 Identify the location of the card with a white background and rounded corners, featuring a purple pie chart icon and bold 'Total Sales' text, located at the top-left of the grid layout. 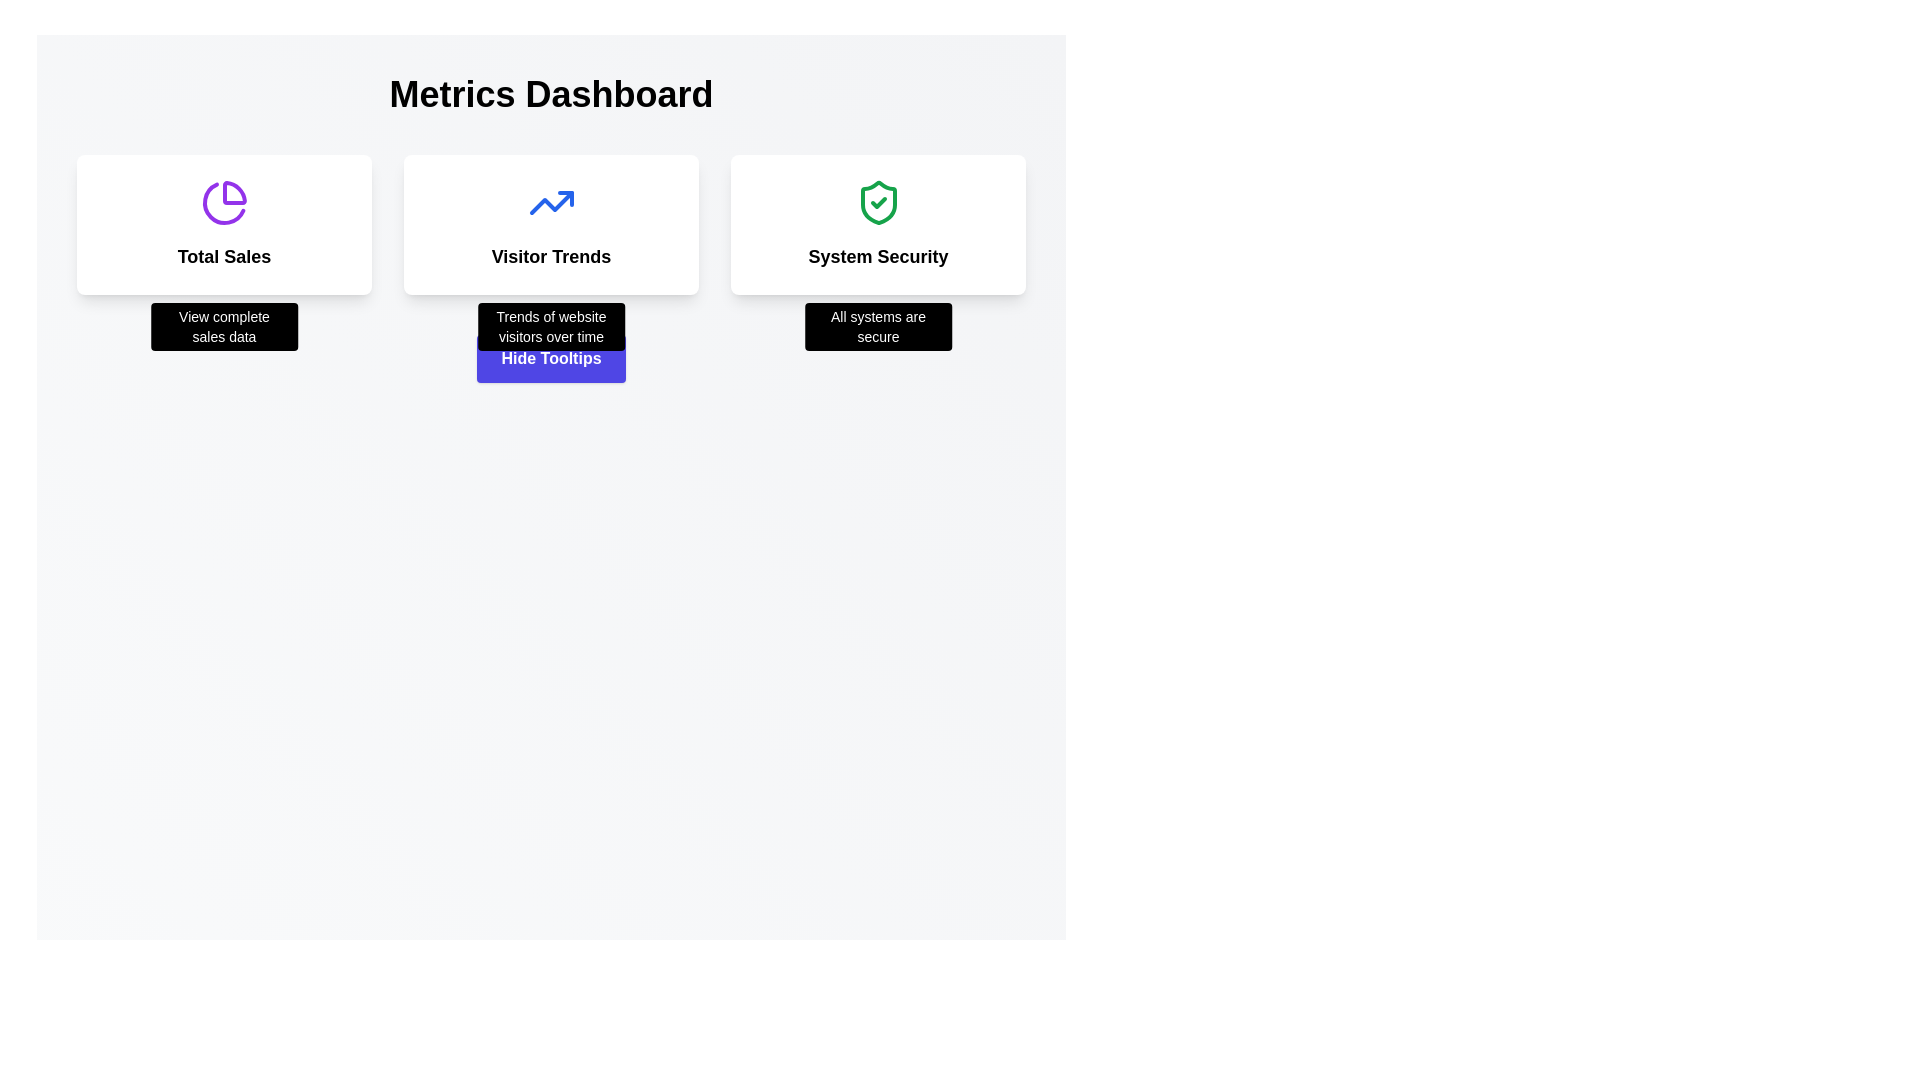
(224, 224).